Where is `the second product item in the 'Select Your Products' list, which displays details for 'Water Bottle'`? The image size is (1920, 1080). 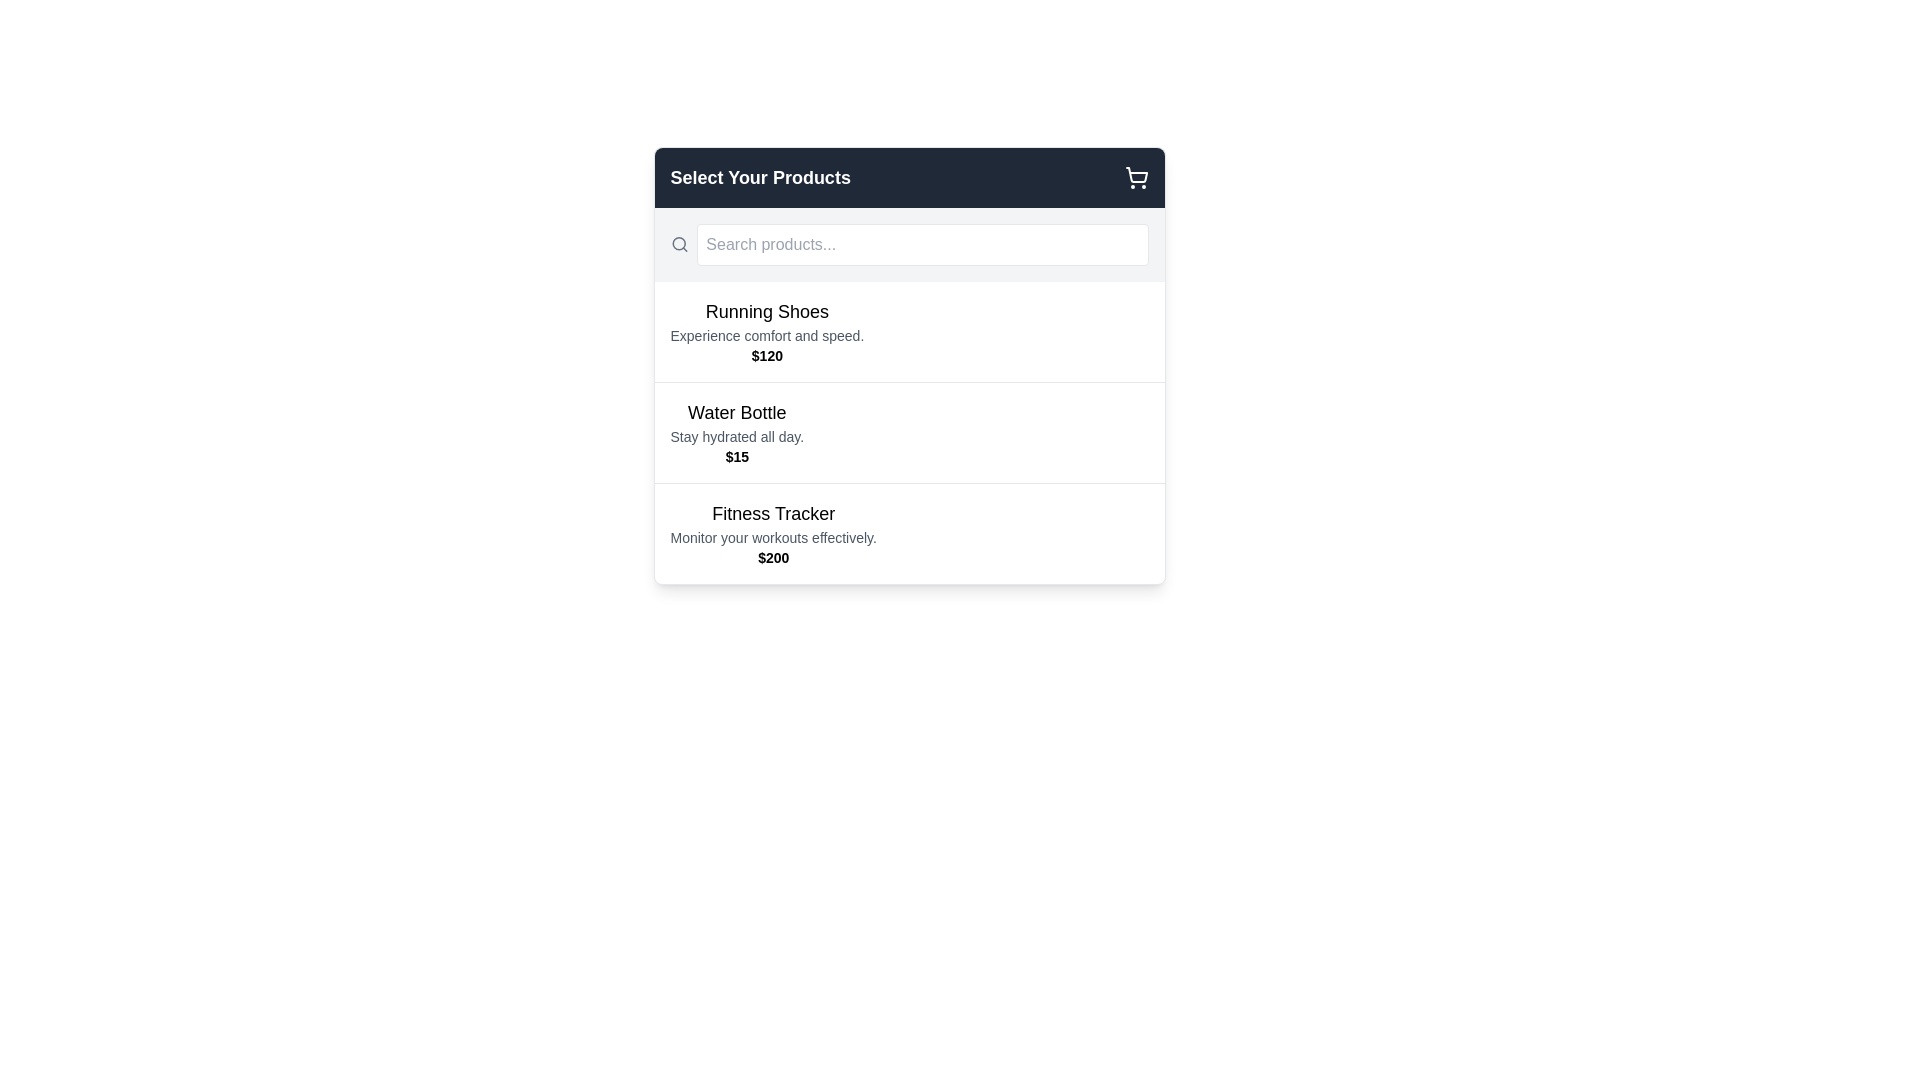 the second product item in the 'Select Your Products' list, which displays details for 'Water Bottle' is located at coordinates (908, 396).